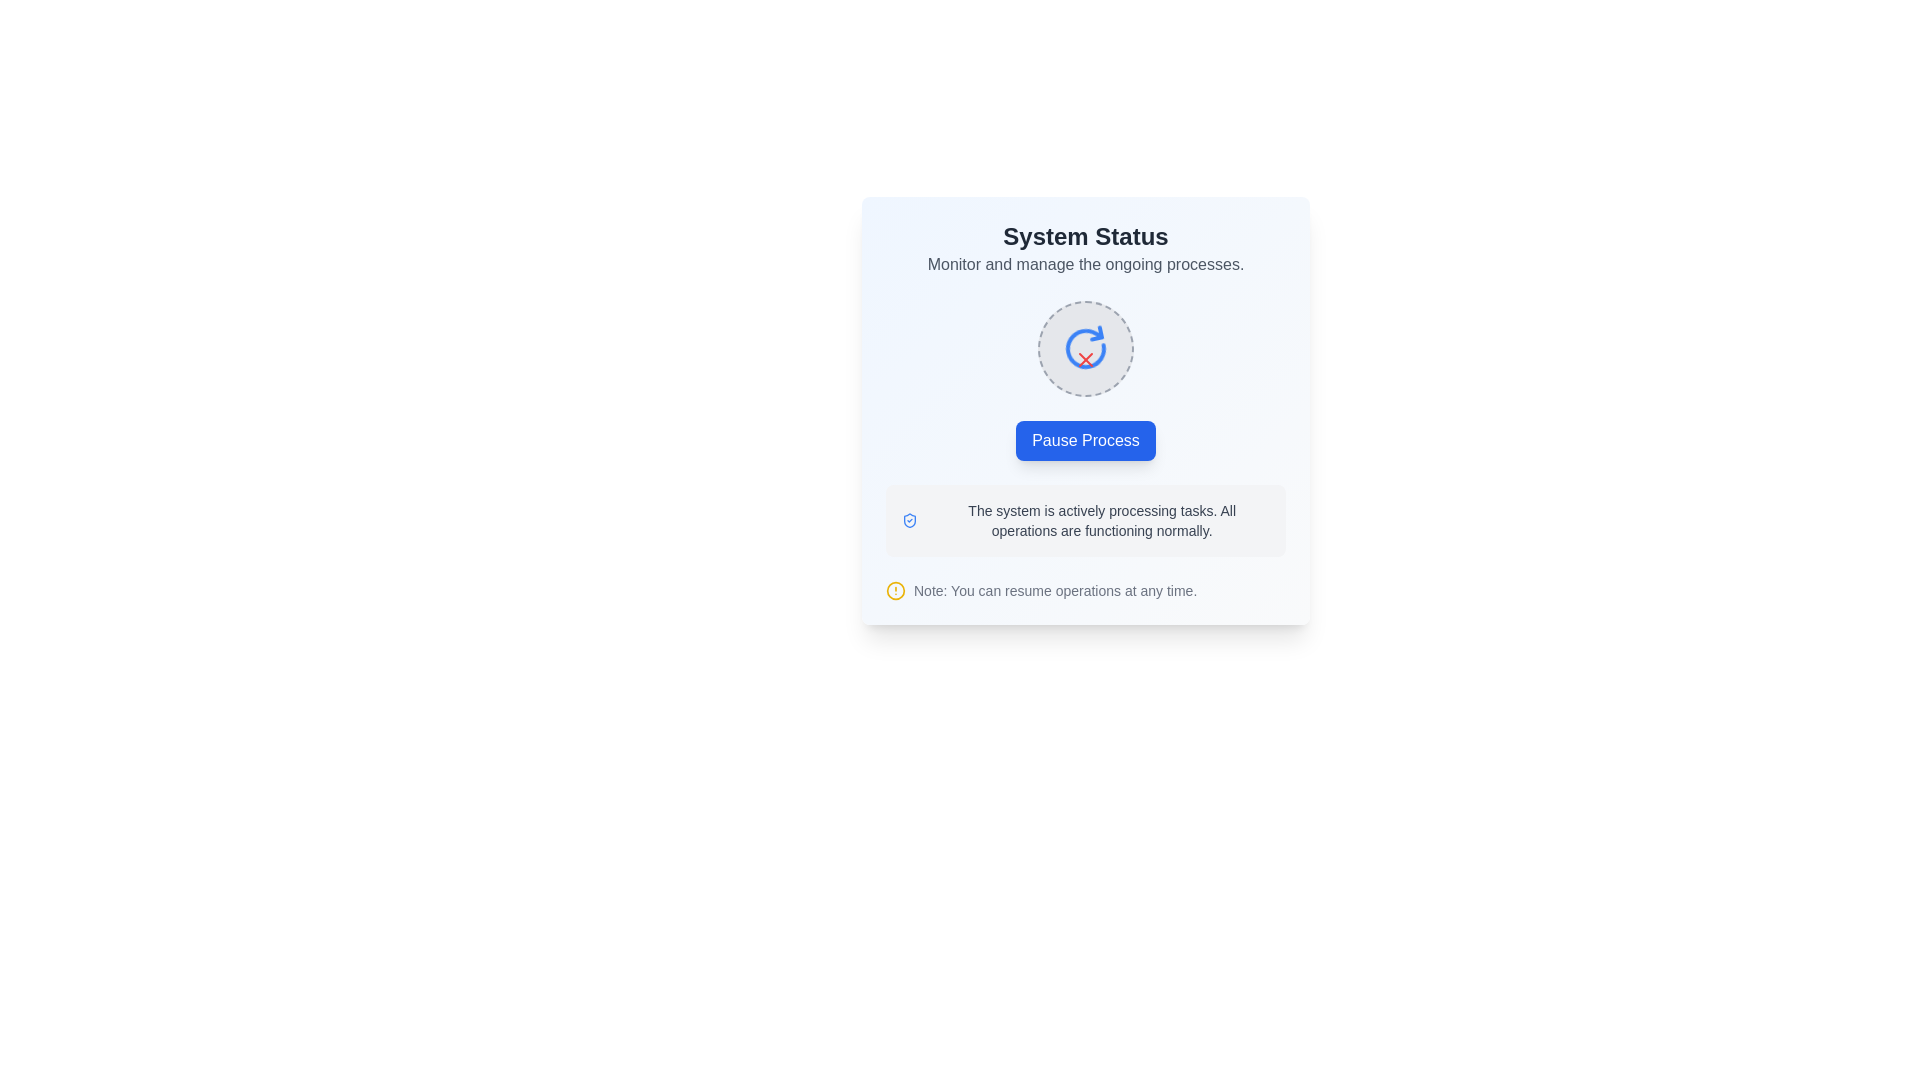 Image resolution: width=1920 pixels, height=1080 pixels. What do you see at coordinates (895, 589) in the screenshot?
I see `the circular icon that visually denotes an important note or cautionary statement, located at the leftmost side of a horizontally-aligned group adjacent to the text 'Note: You can resume operations at any time.'` at bounding box center [895, 589].